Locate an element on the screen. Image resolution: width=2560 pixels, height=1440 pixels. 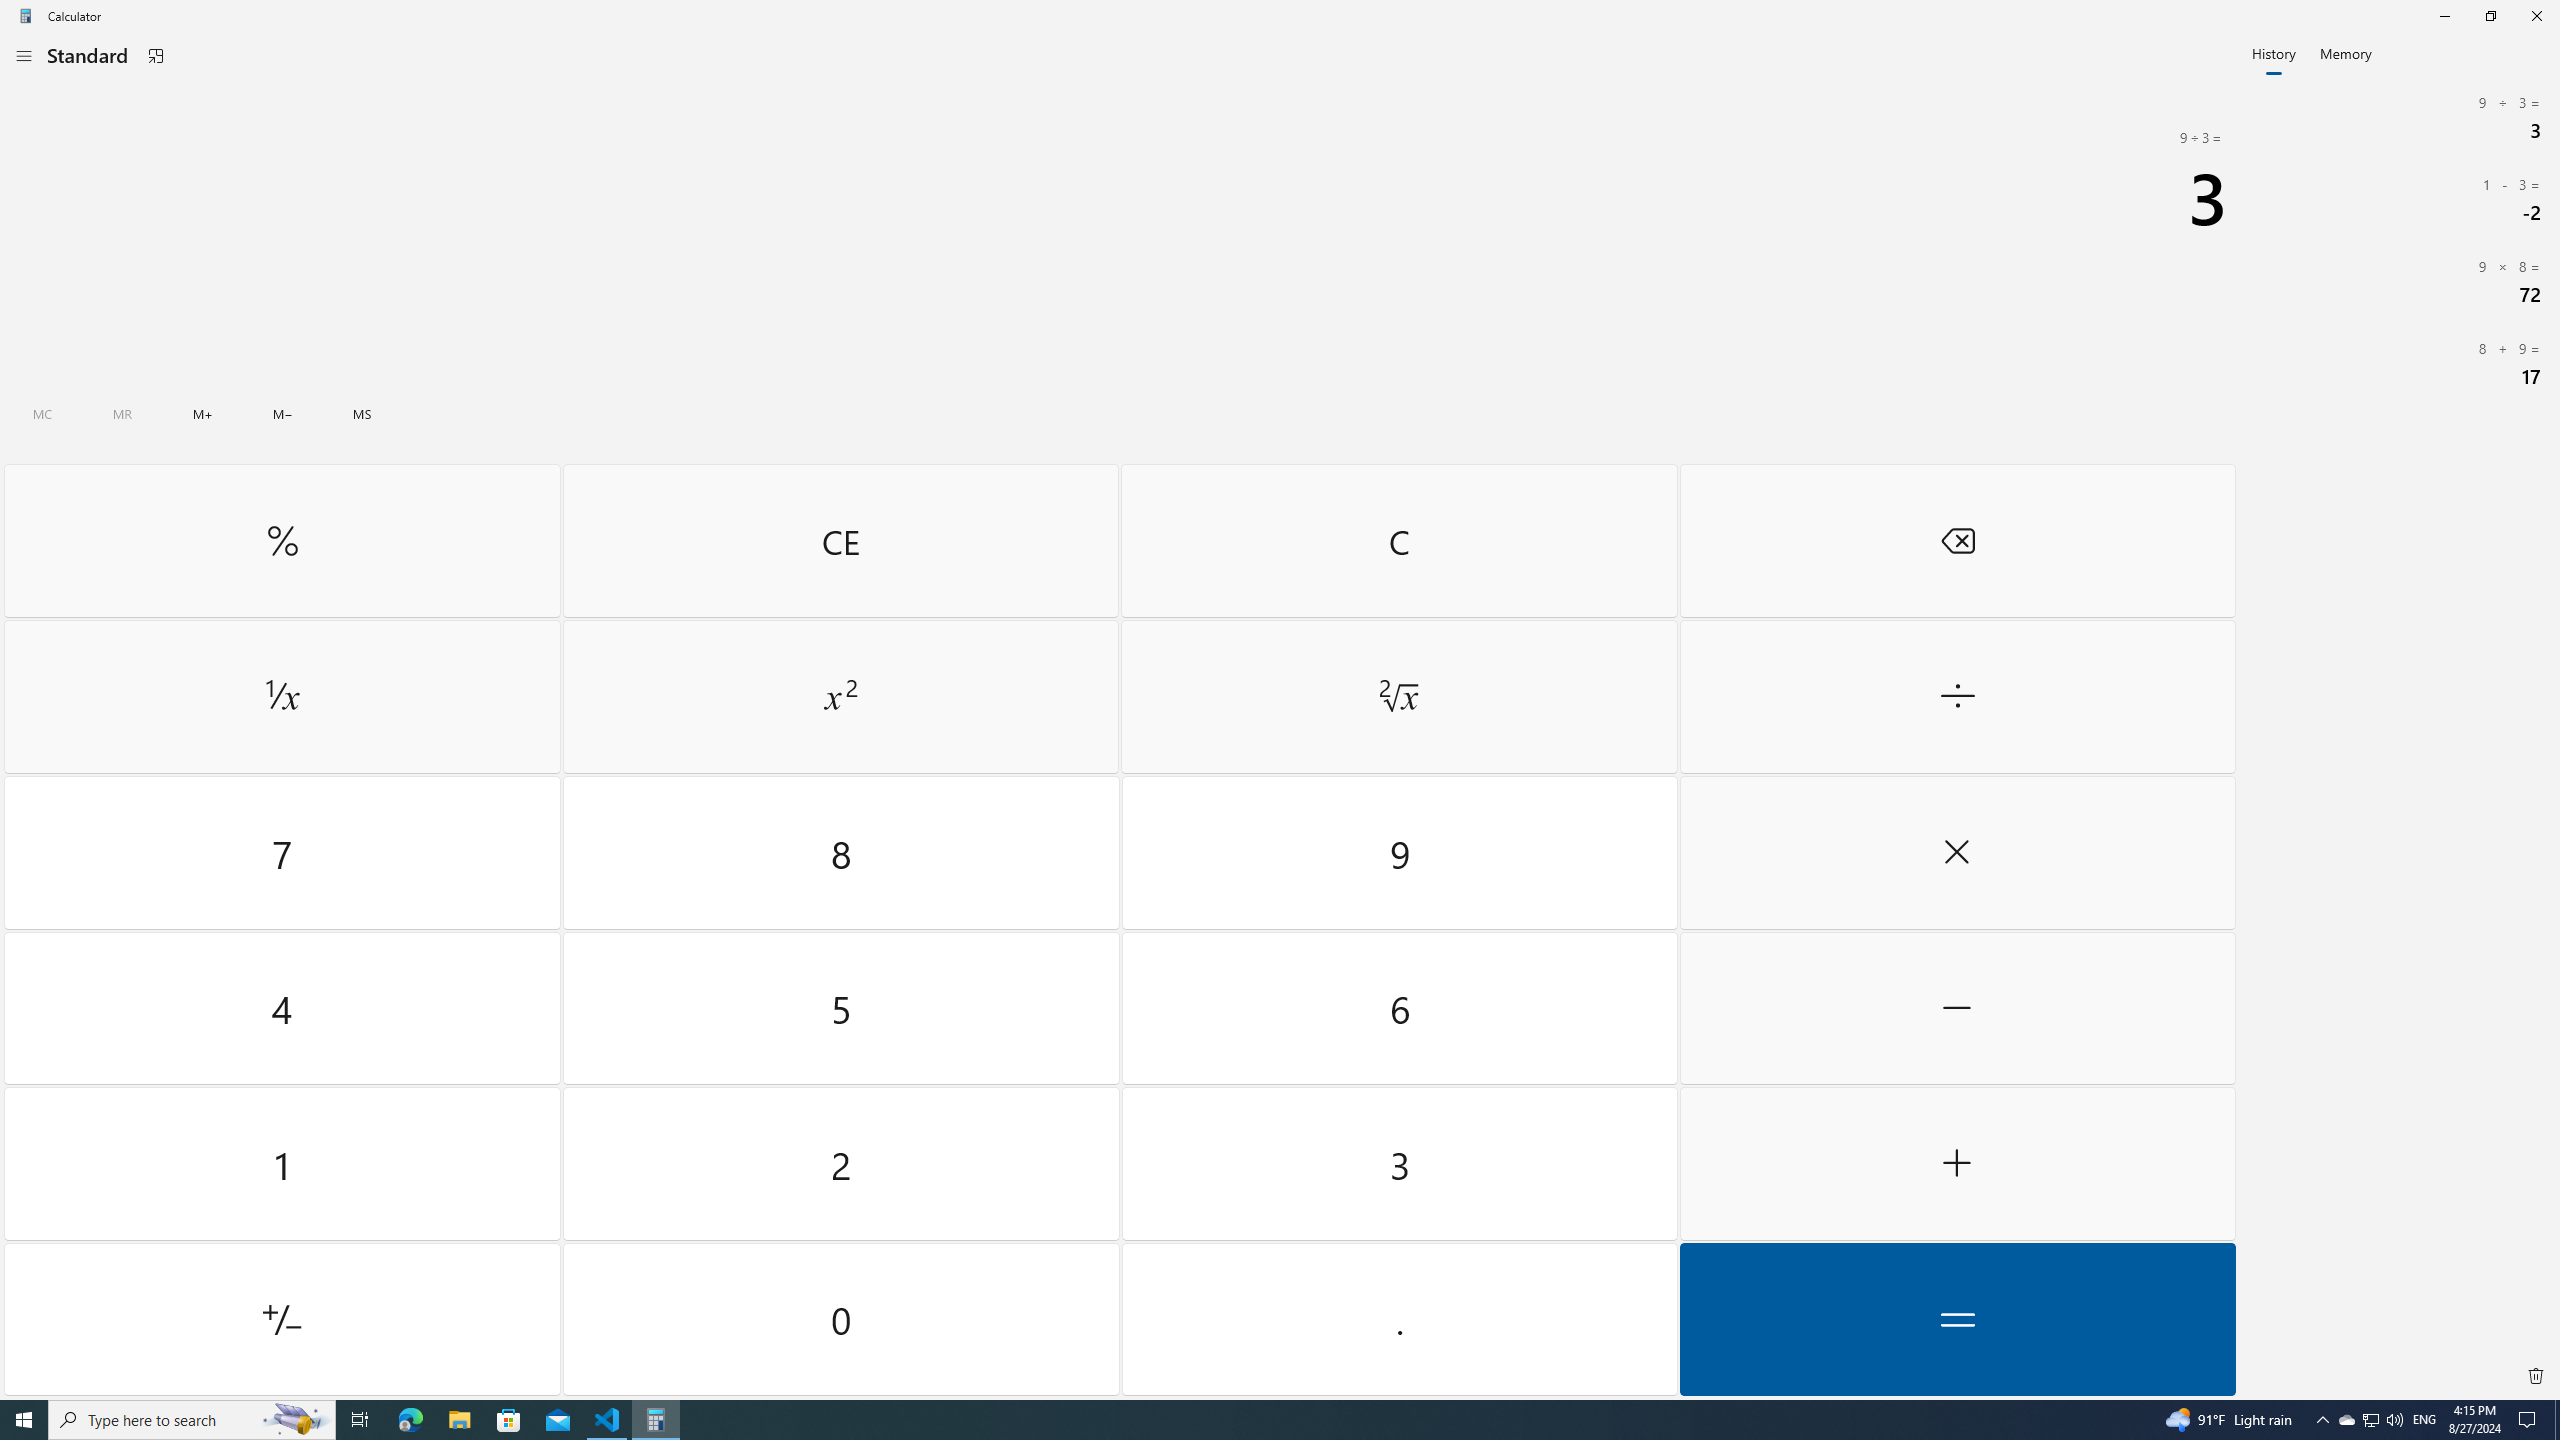
'Memory recall' is located at coordinates (122, 413).